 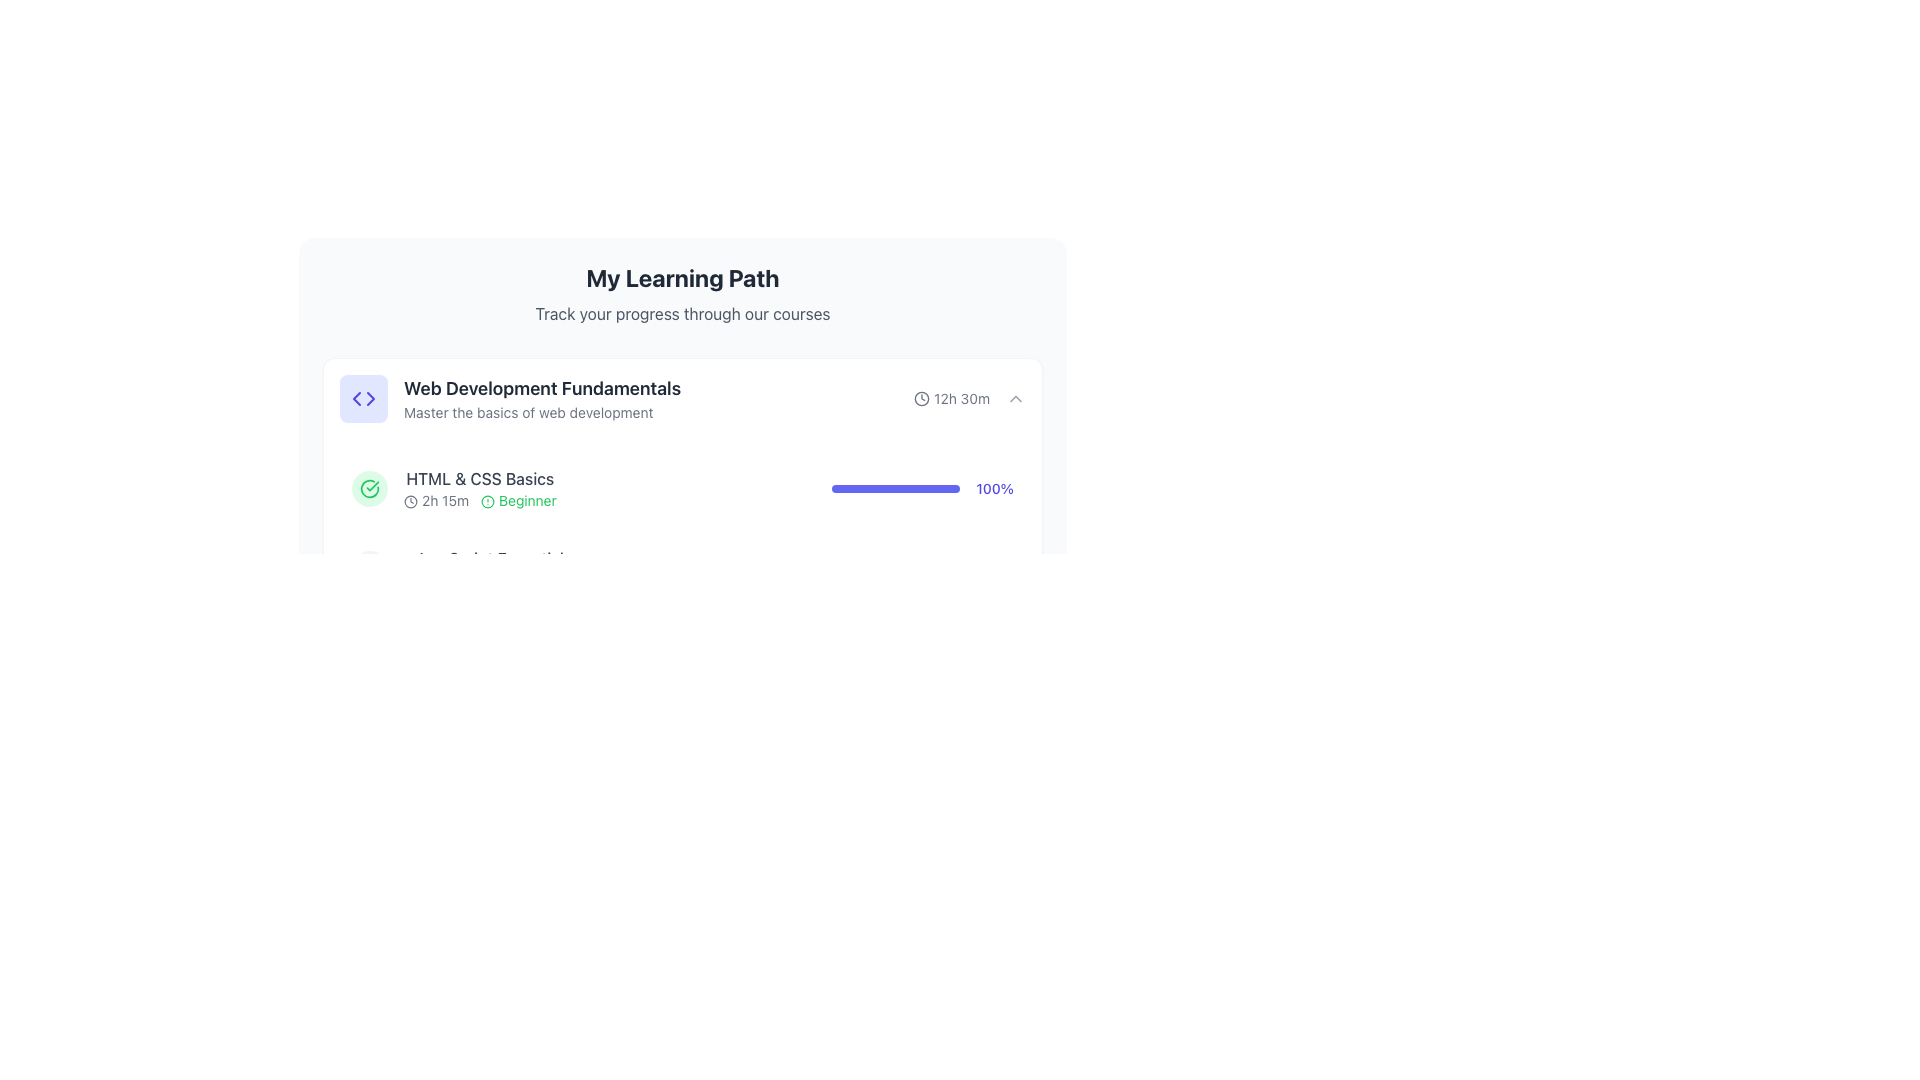 What do you see at coordinates (951, 398) in the screenshot?
I see `the text with icon displaying the duration of time for the 'Web Development Fundamentals' course, located in the top-right area of the section, aligned horizontally with the progress bar` at bounding box center [951, 398].